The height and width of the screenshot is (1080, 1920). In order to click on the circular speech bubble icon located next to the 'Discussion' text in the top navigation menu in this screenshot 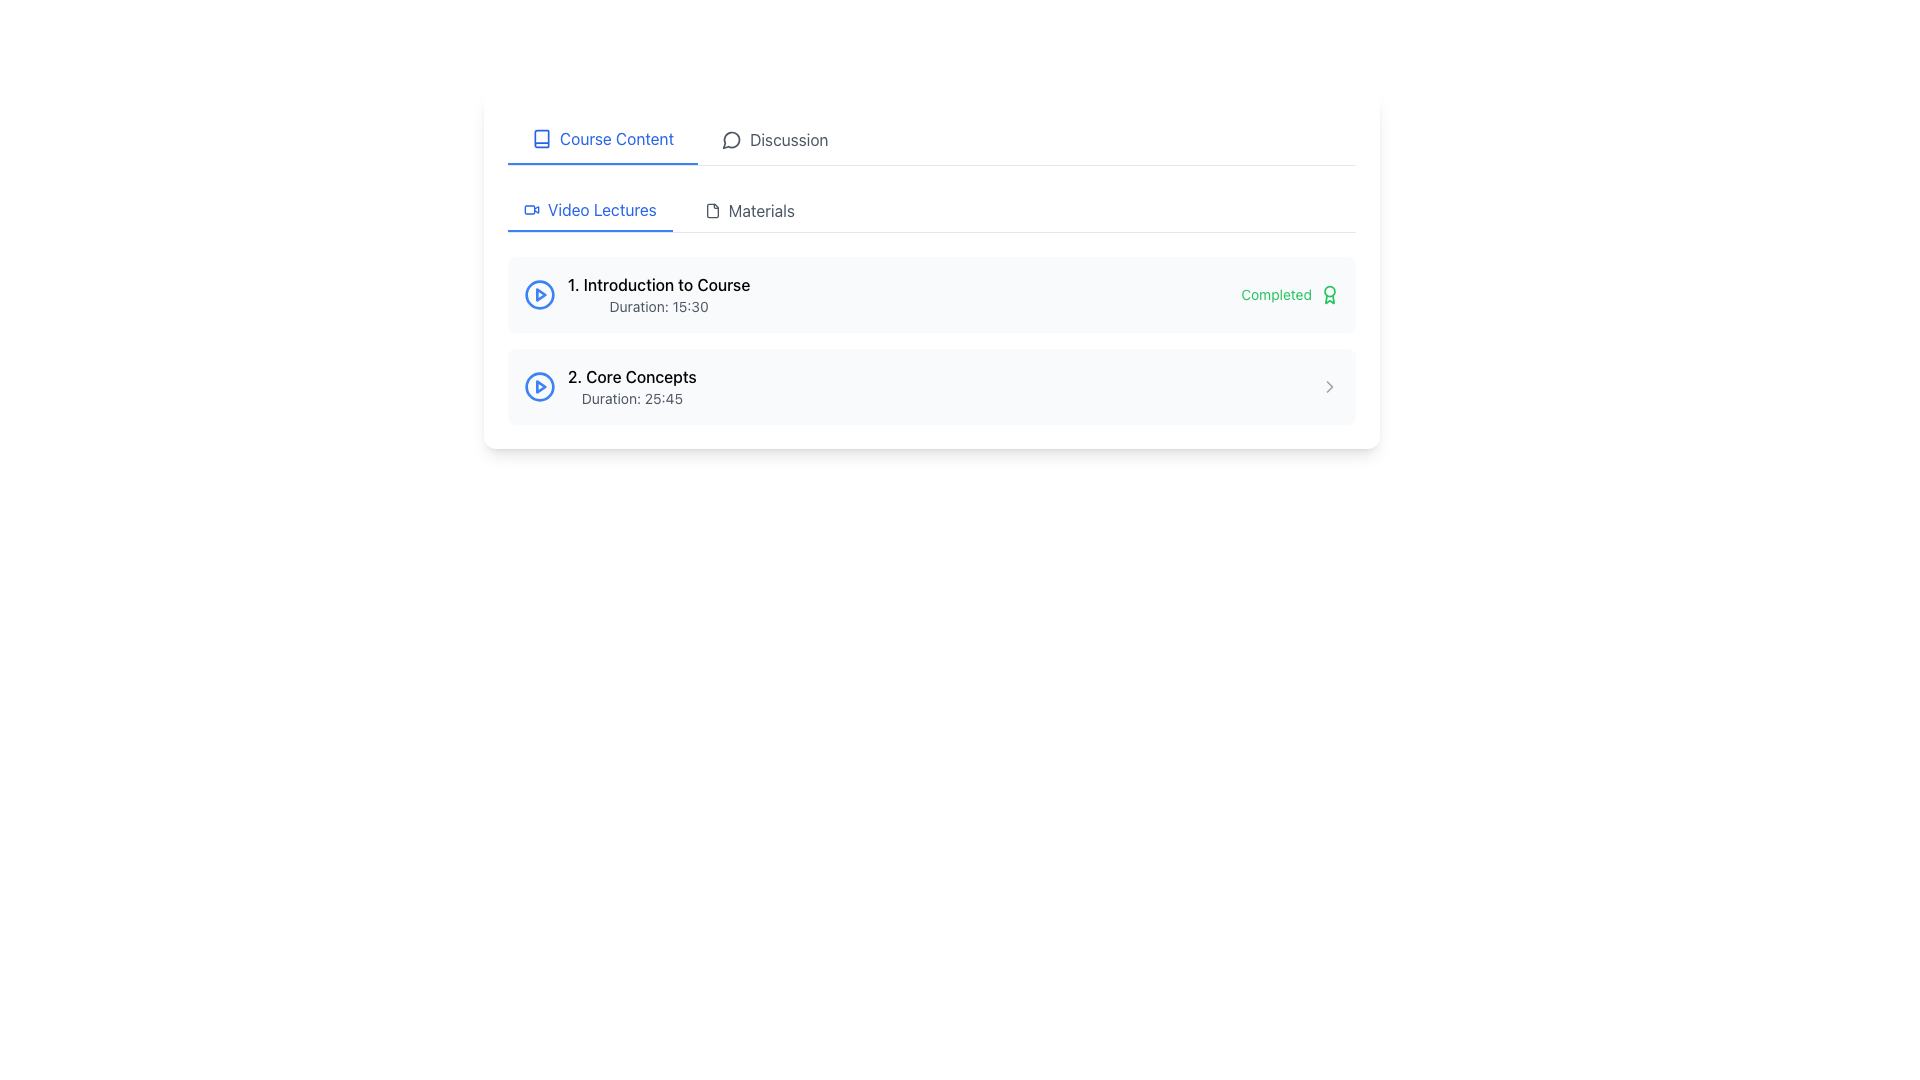, I will do `click(731, 138)`.